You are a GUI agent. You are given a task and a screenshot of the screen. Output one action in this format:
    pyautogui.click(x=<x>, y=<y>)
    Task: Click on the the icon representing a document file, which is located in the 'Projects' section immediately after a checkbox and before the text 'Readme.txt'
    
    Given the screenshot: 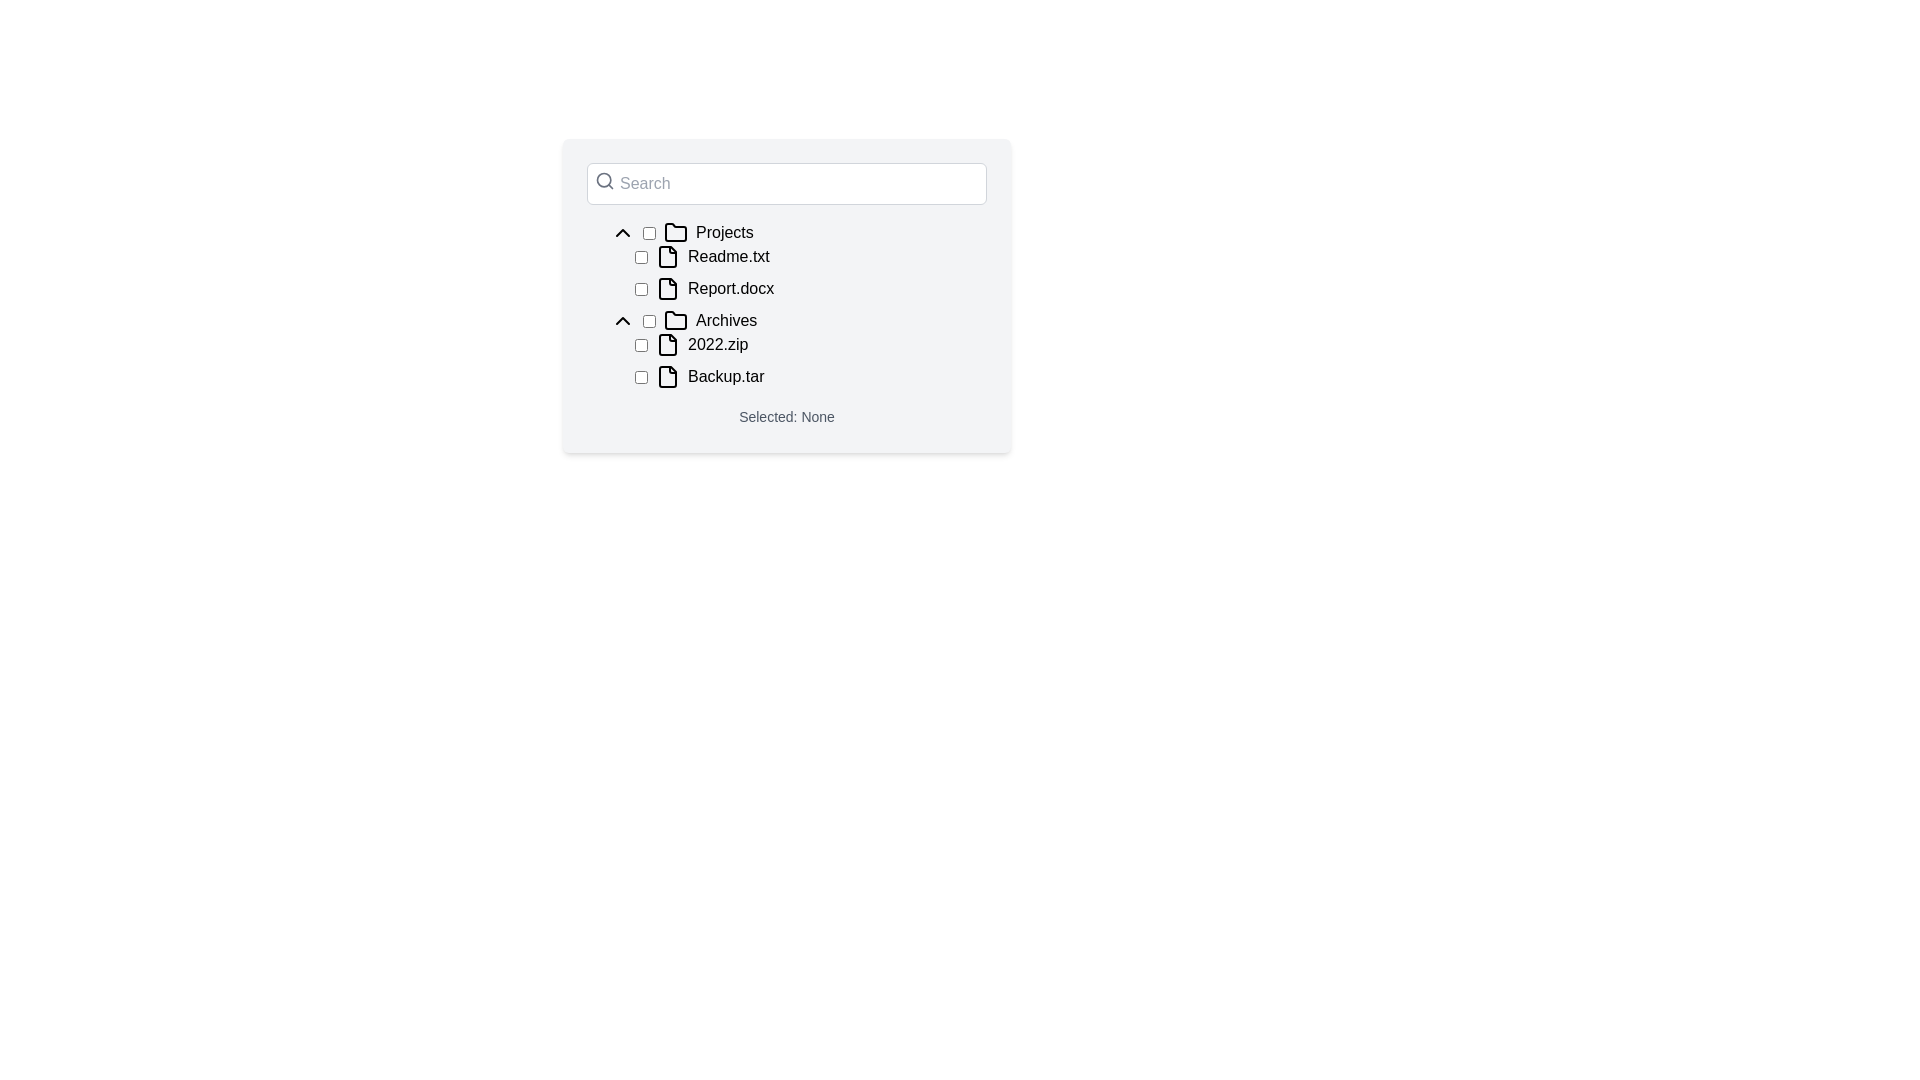 What is the action you would take?
    pyautogui.click(x=667, y=256)
    